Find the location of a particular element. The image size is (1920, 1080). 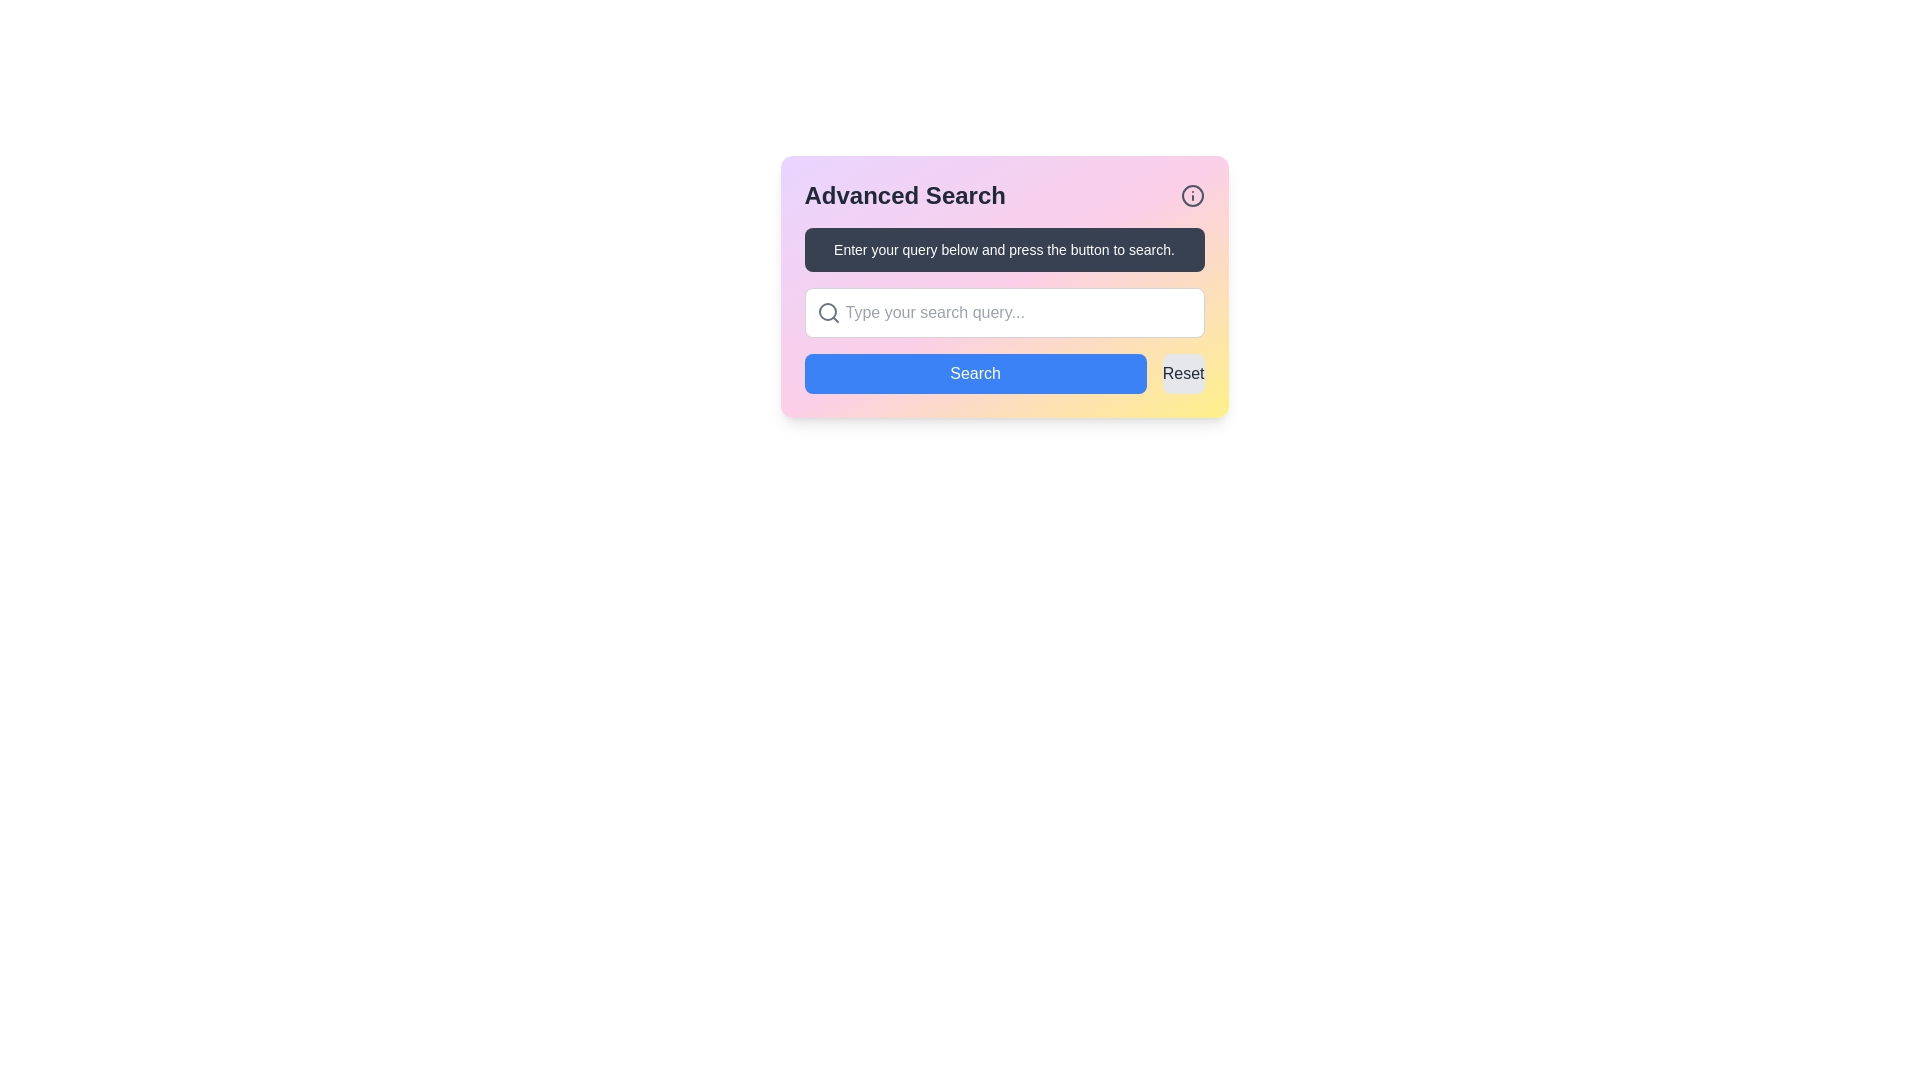

information displayed in the dark grey rectangular text block that contains the message 'Enter your query below and press the button to search.' is located at coordinates (1004, 249).